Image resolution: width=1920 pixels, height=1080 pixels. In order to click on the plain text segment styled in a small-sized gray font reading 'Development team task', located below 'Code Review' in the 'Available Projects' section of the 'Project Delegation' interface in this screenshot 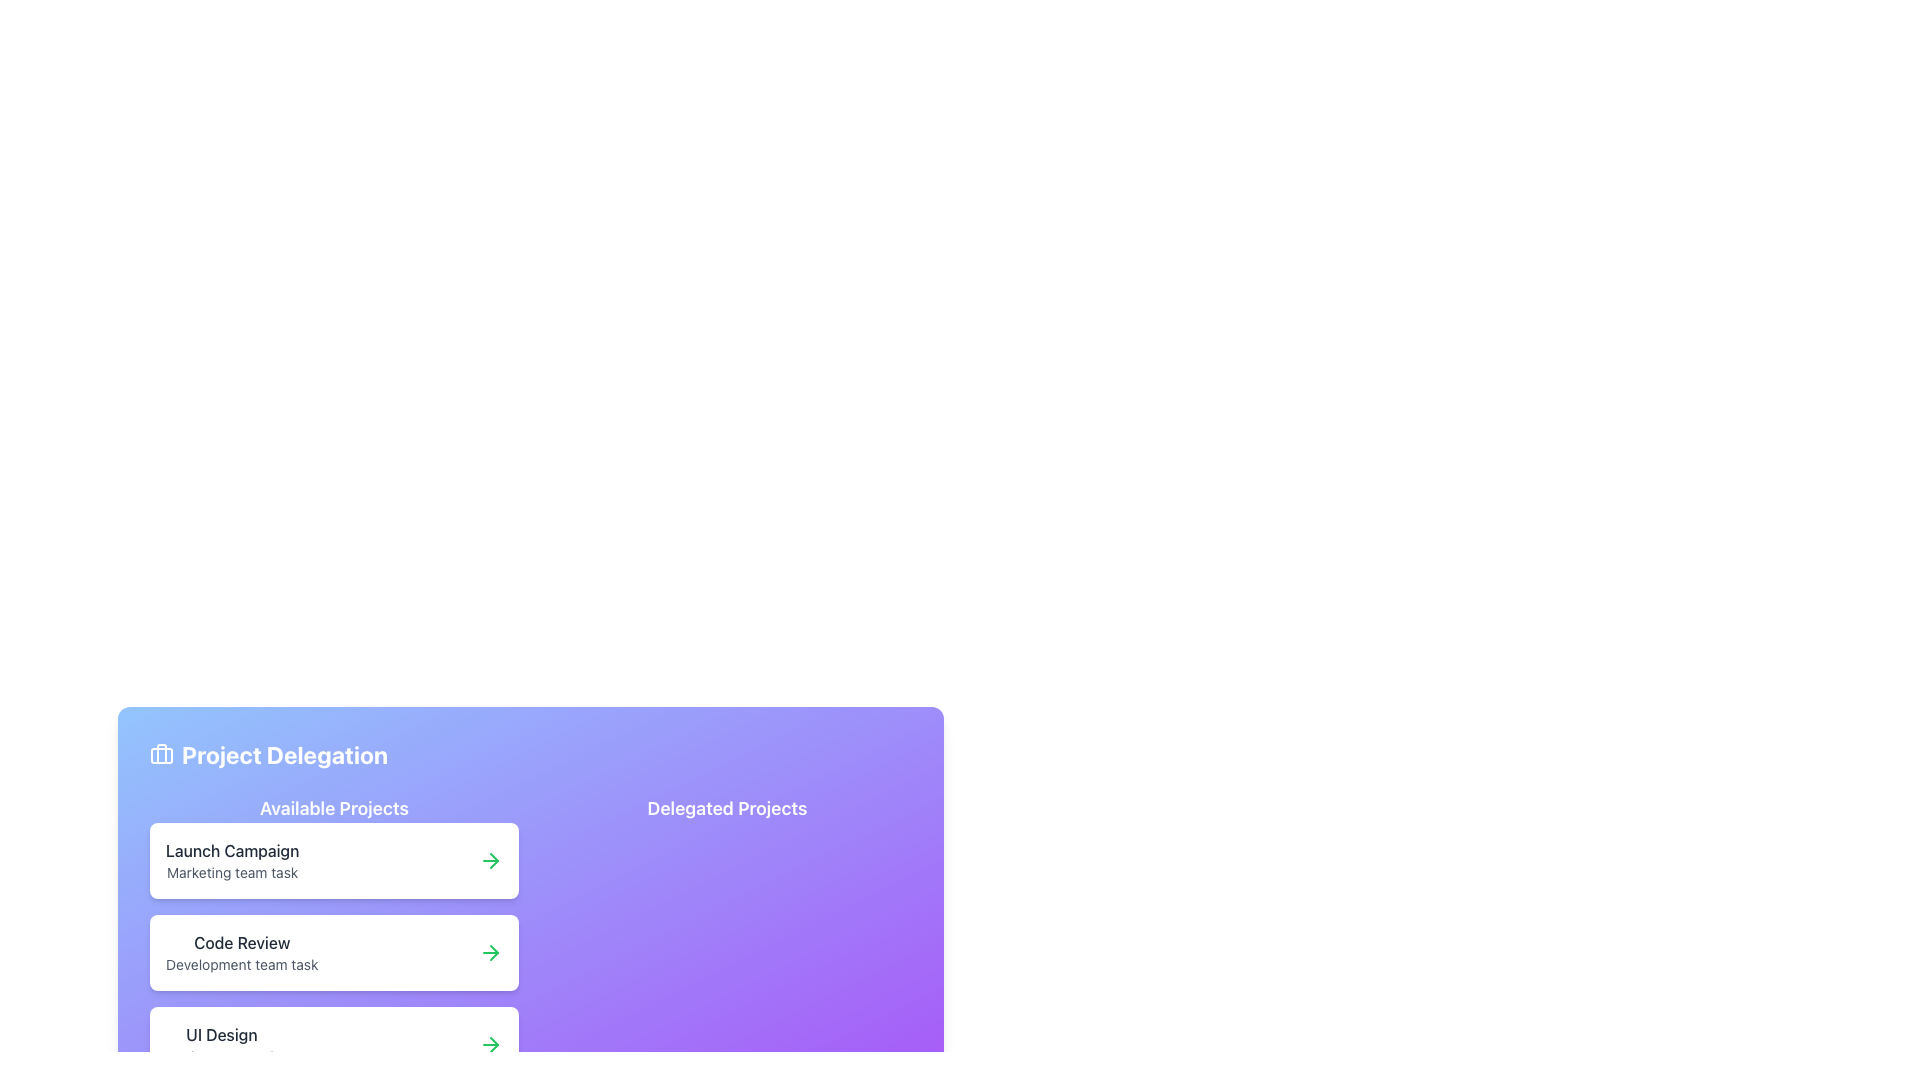, I will do `click(241, 963)`.